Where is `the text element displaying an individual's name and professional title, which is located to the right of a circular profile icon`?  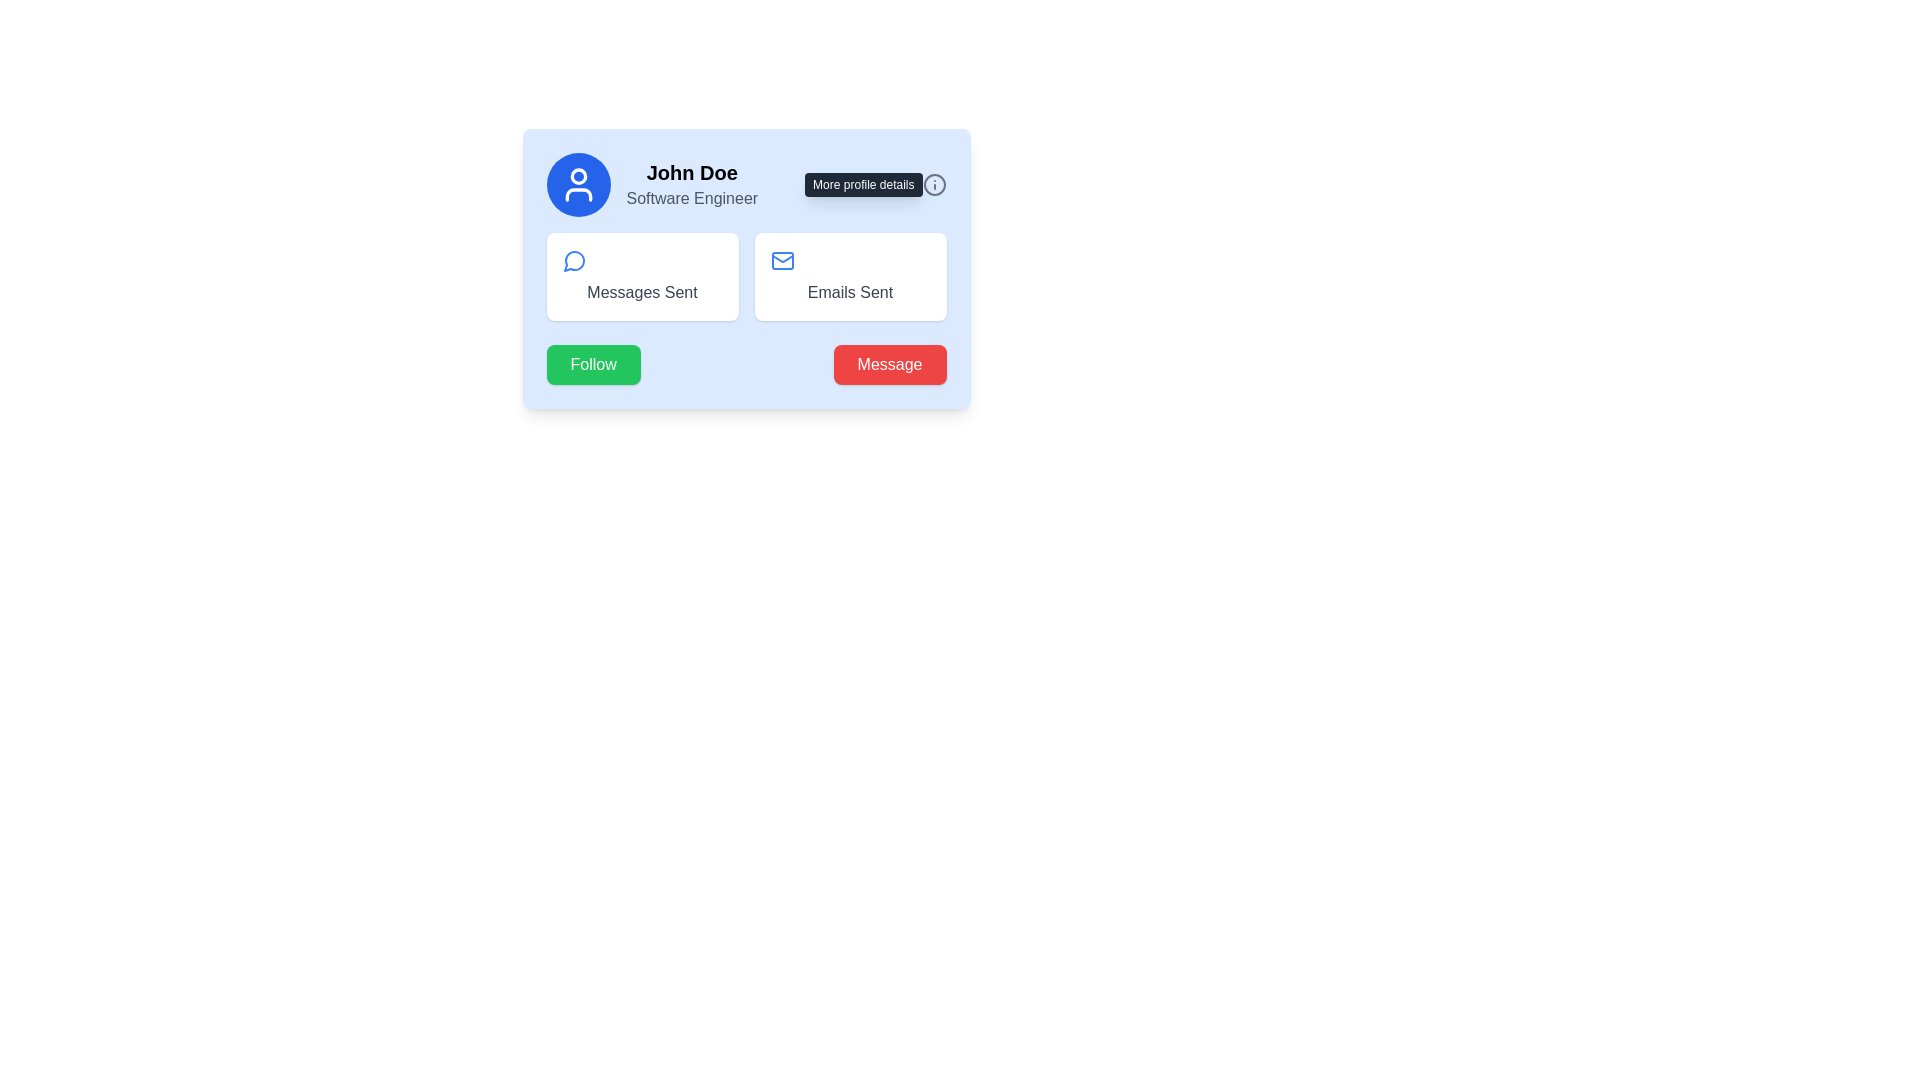
the text element displaying an individual's name and professional title, which is located to the right of a circular profile icon is located at coordinates (692, 185).